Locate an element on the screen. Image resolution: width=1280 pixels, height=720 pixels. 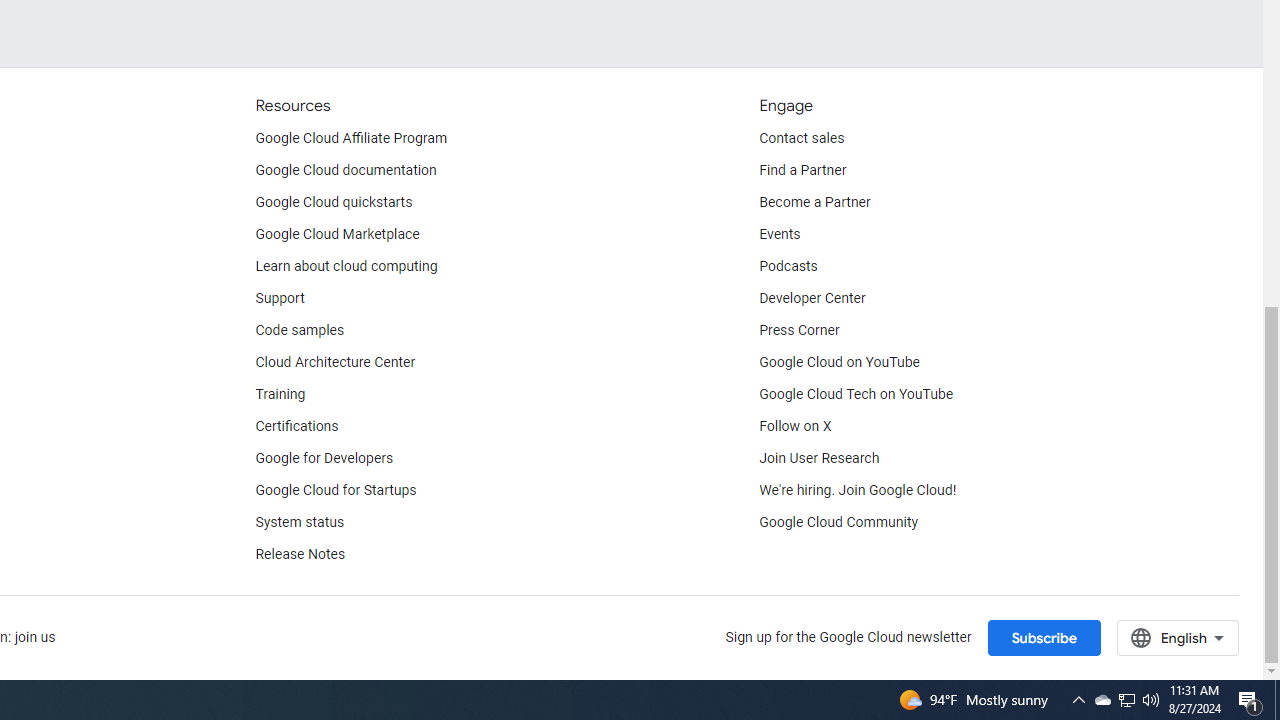
'Google for Developers' is located at coordinates (324, 458).